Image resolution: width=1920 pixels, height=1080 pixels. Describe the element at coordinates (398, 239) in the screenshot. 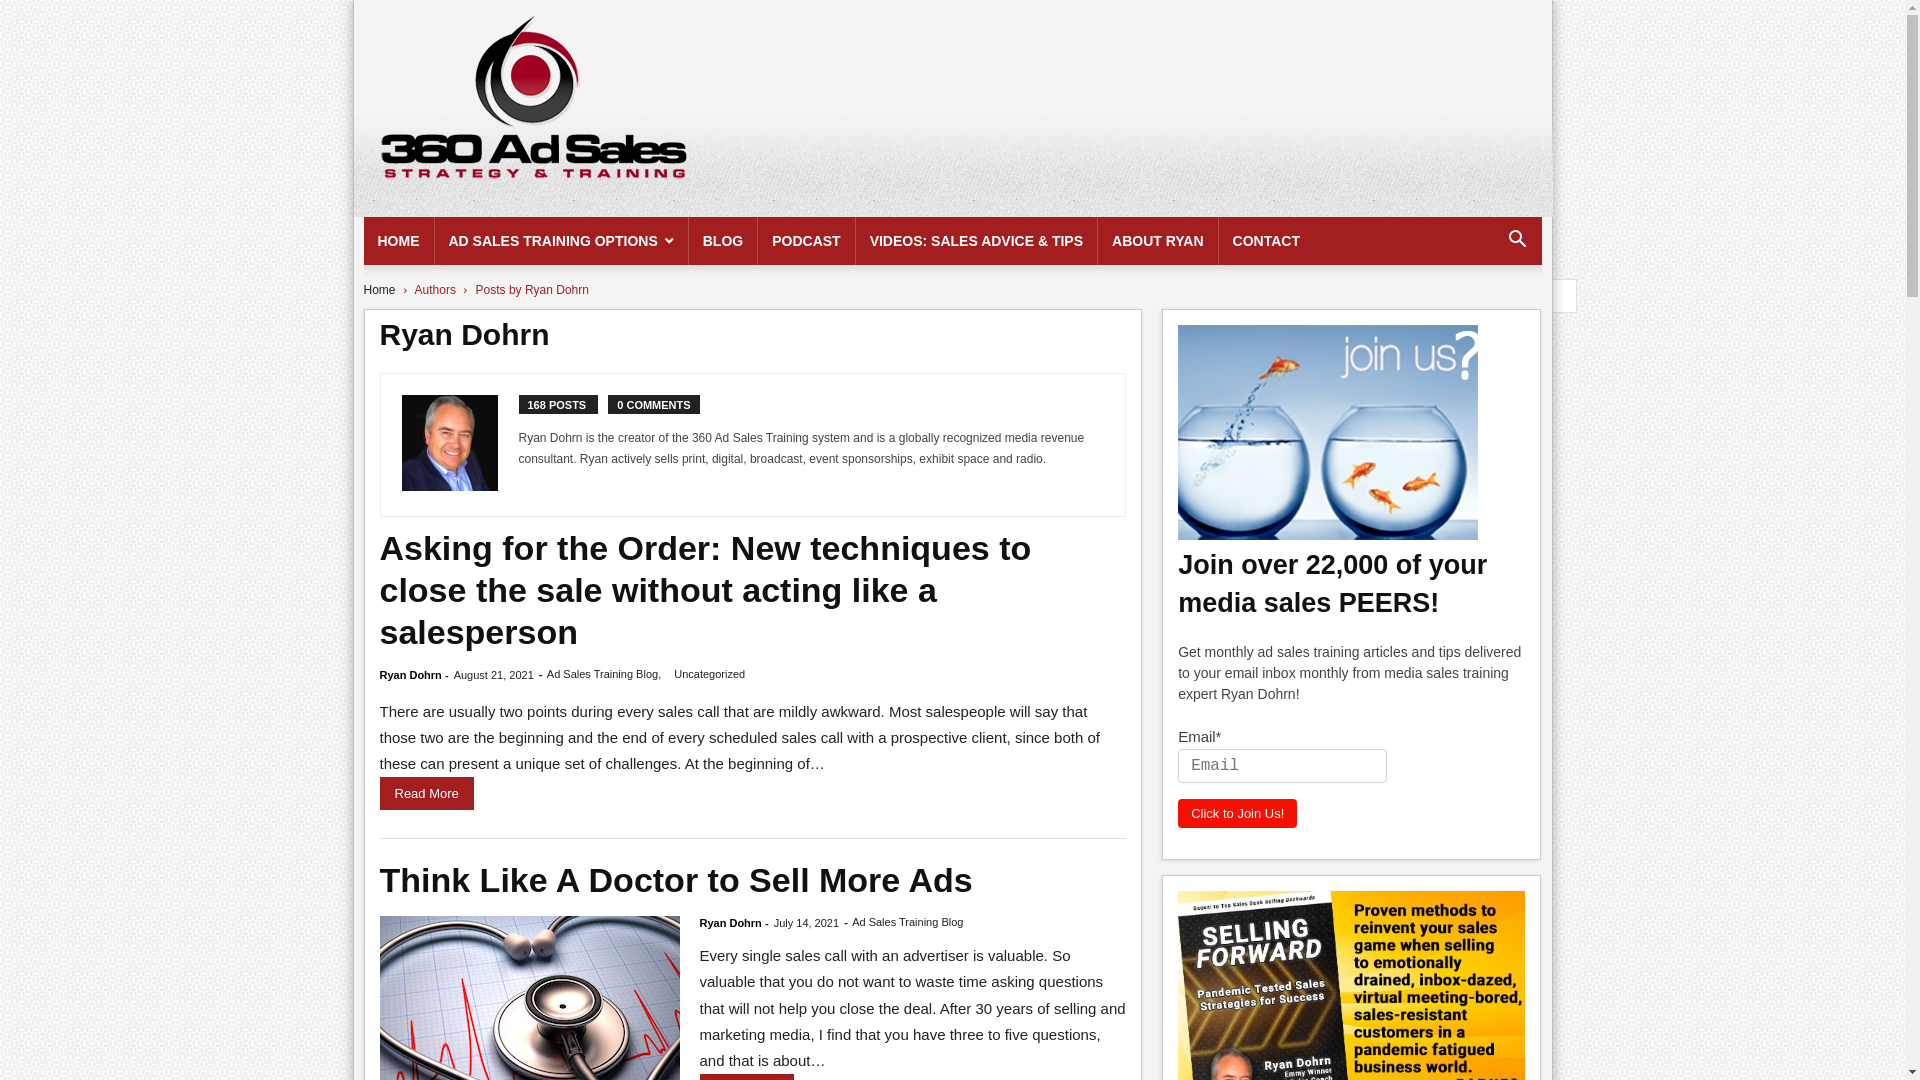

I see `'HOME'` at that location.